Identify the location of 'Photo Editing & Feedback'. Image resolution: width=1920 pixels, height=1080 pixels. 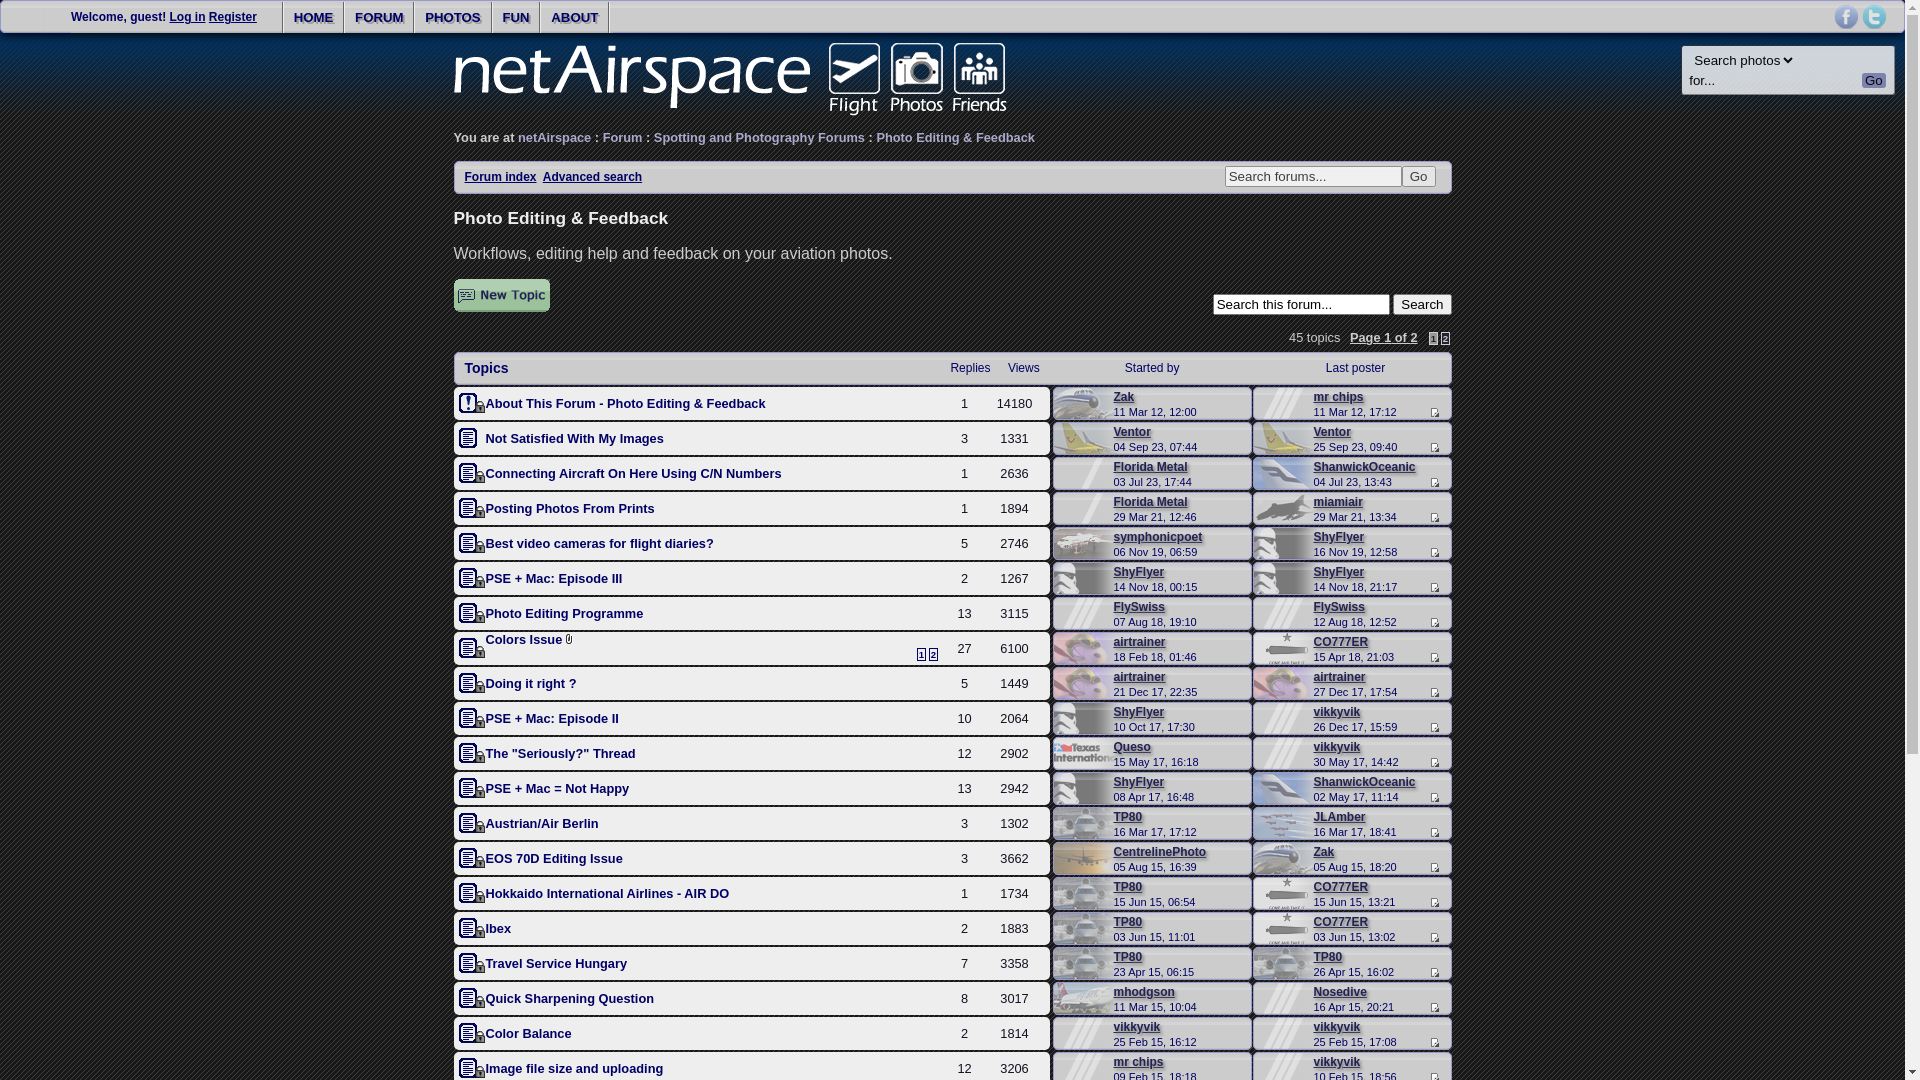
(954, 136).